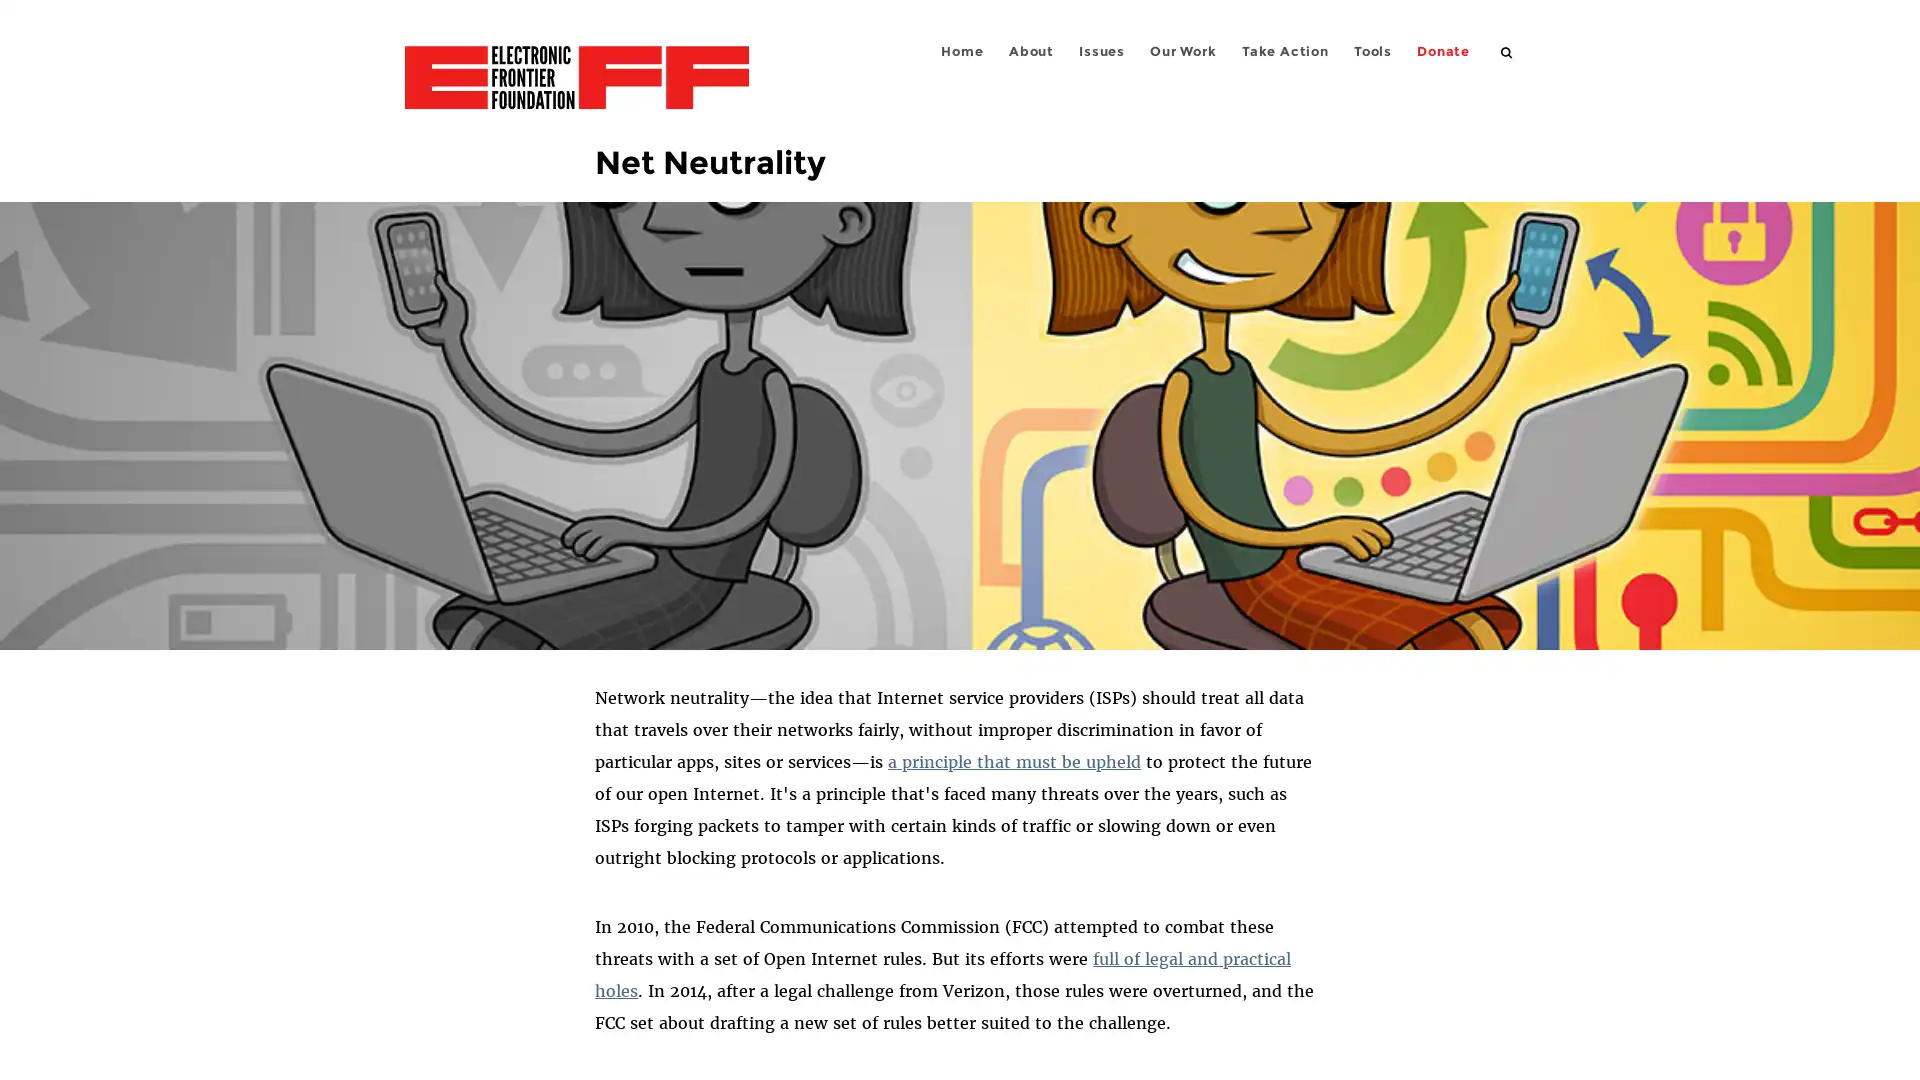 Image resolution: width=1920 pixels, height=1080 pixels. Describe the element at coordinates (1507, 50) in the screenshot. I see `search` at that location.